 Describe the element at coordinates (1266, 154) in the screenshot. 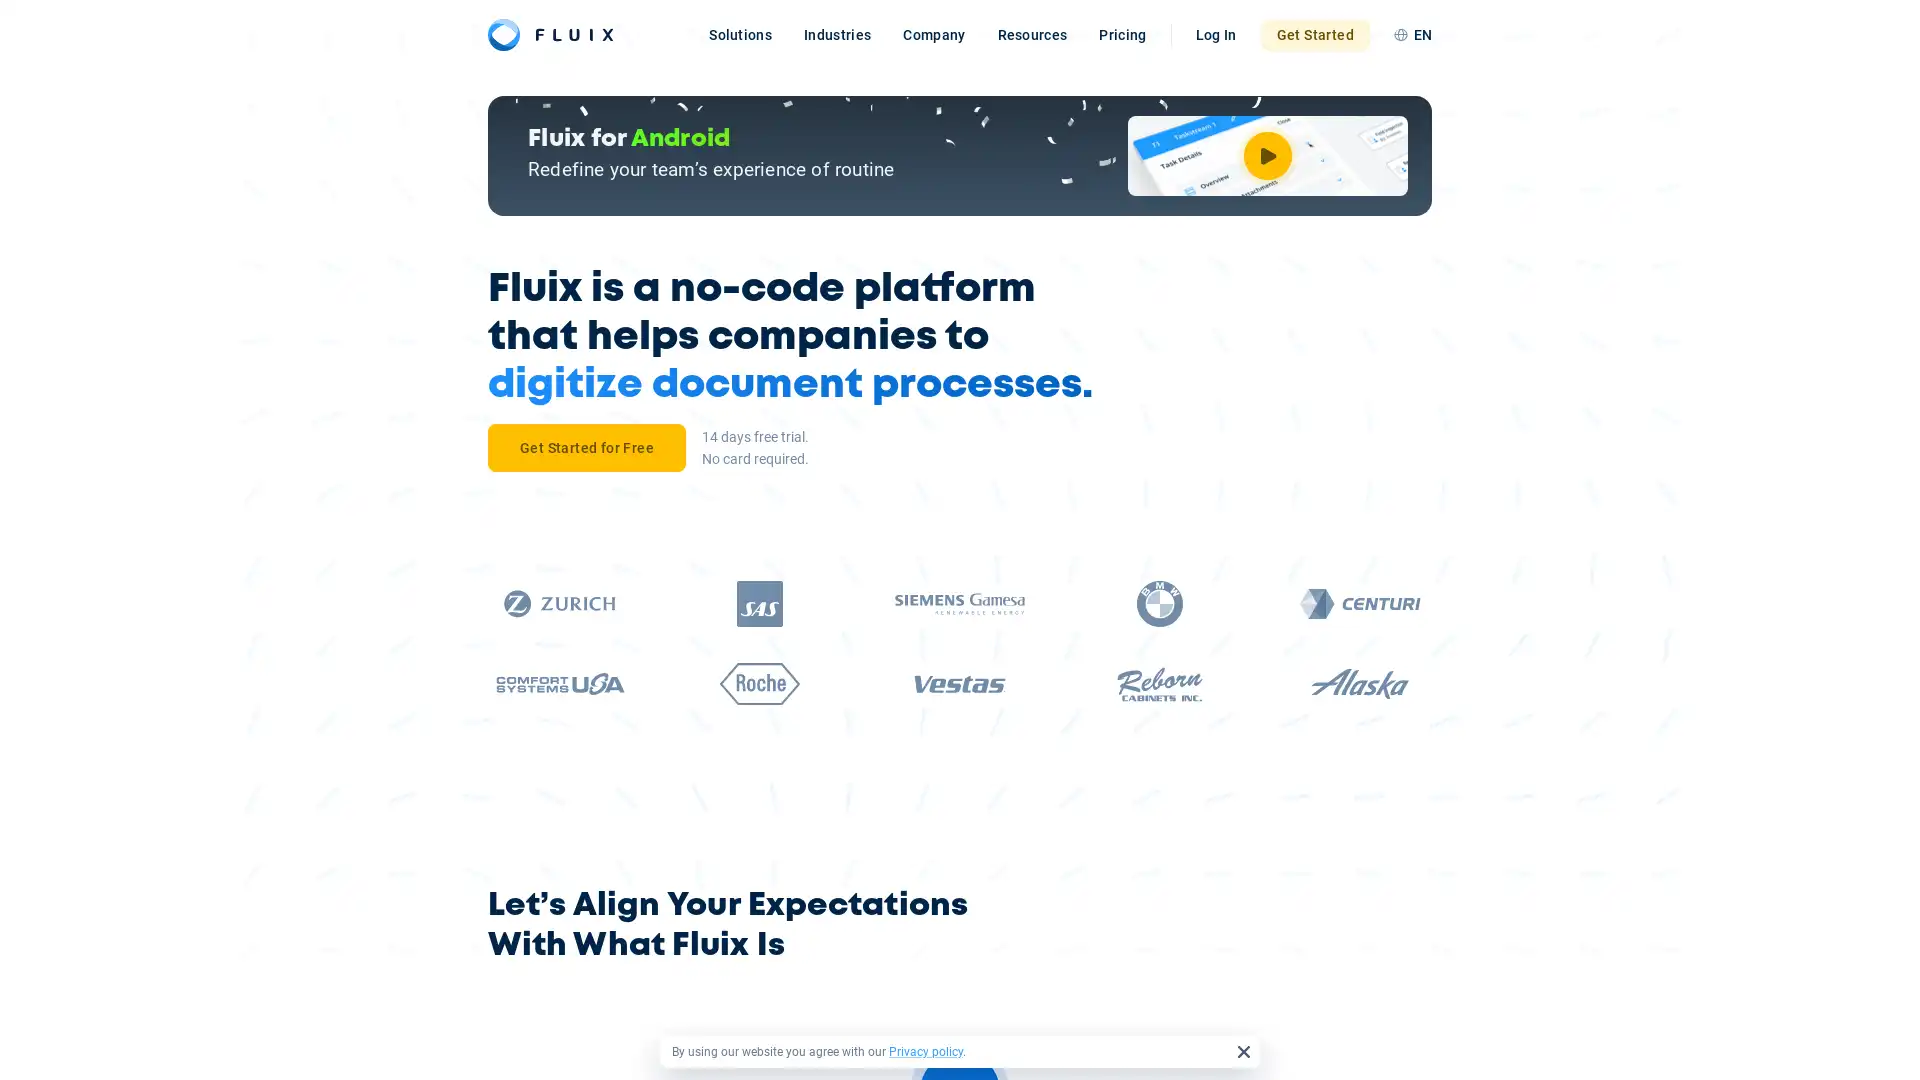

I see `Watch Video` at that location.